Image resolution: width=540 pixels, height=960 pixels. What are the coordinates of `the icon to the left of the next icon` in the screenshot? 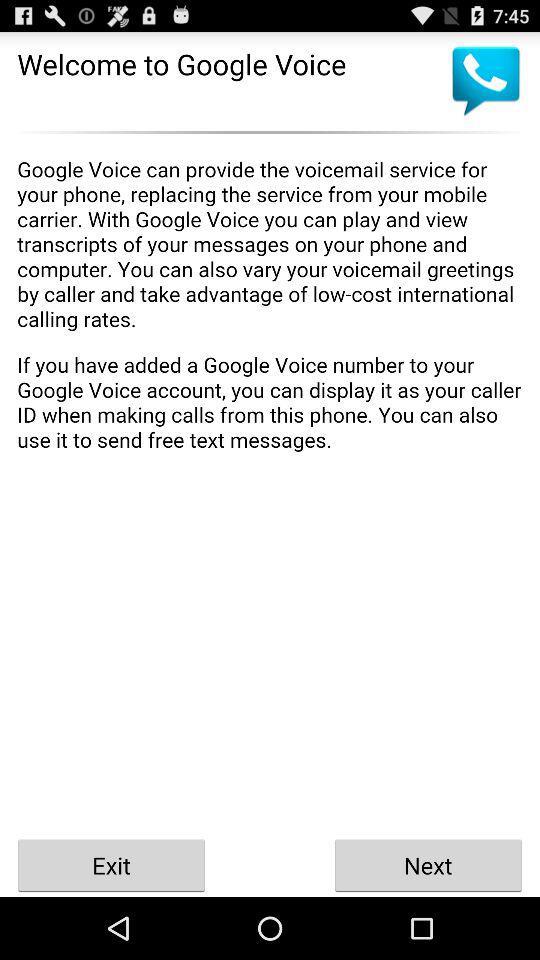 It's located at (111, 864).